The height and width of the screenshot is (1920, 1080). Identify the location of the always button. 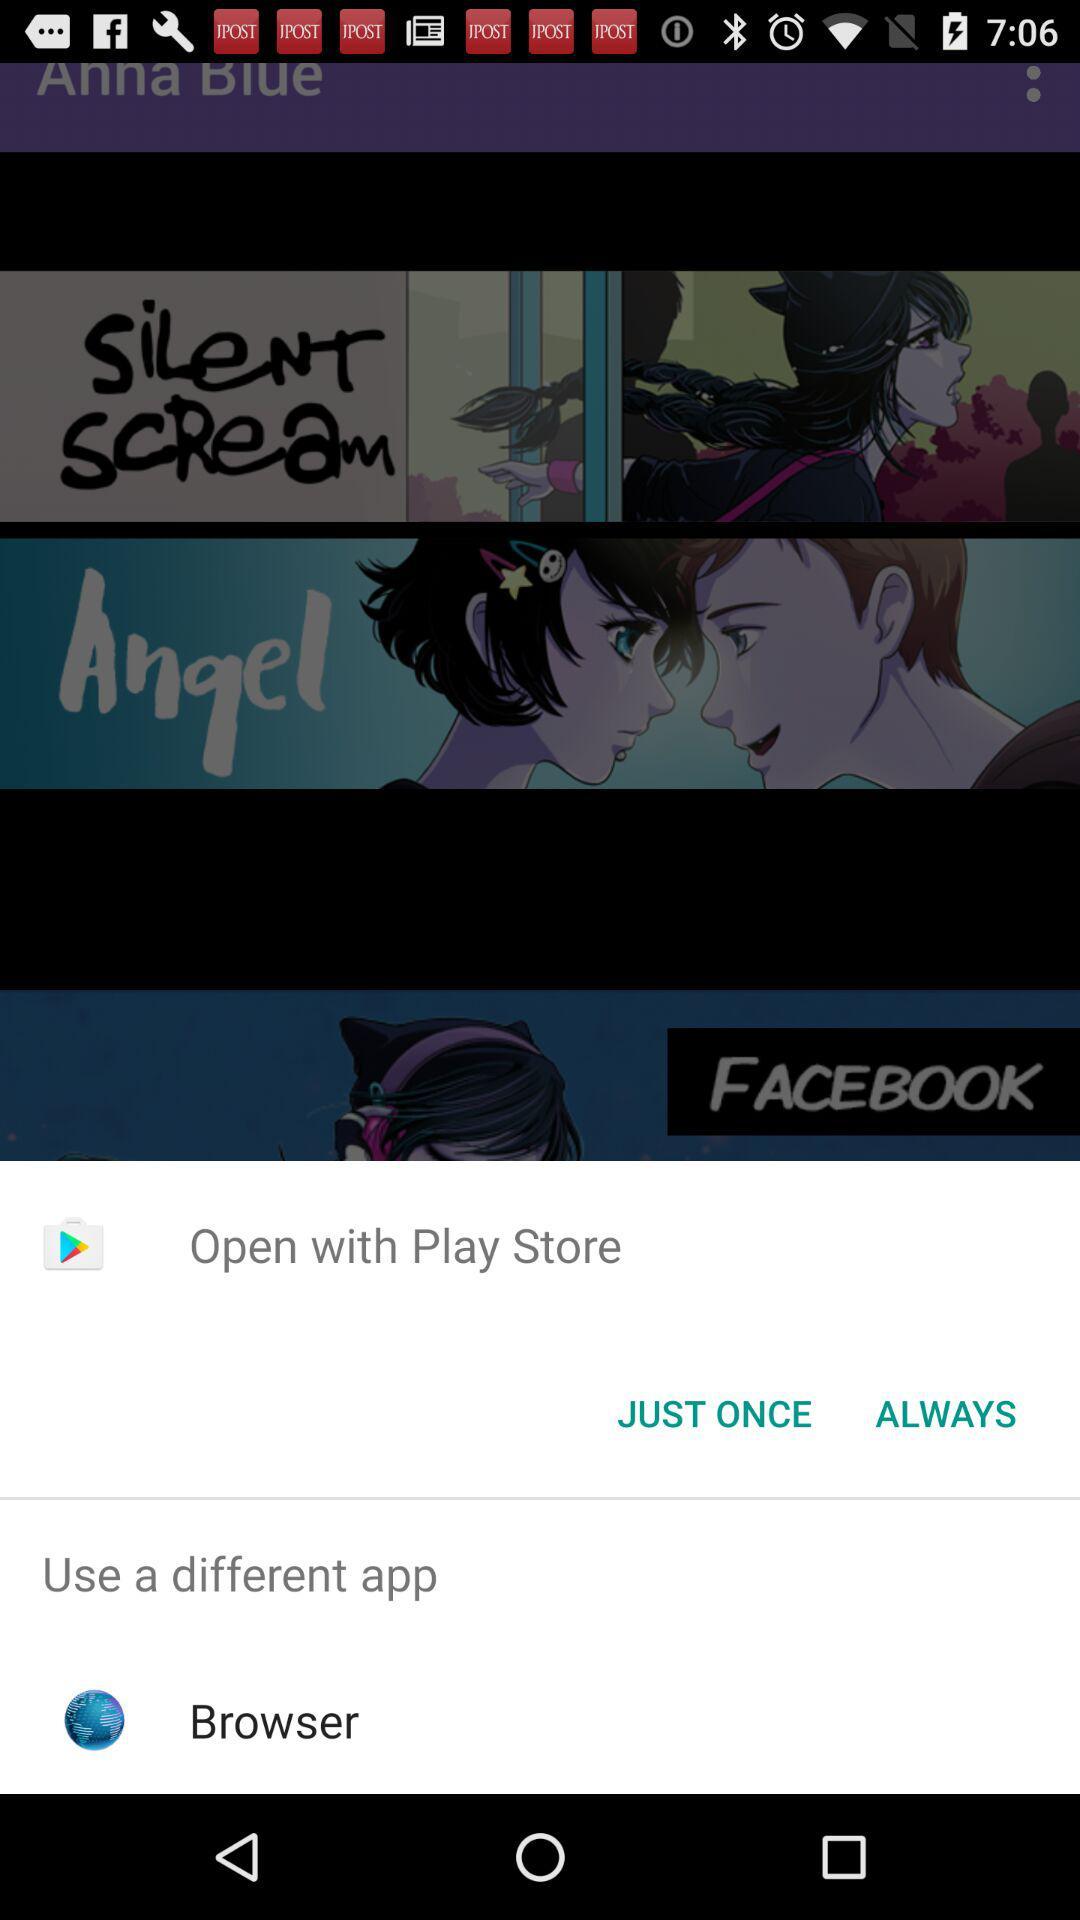
(945, 1411).